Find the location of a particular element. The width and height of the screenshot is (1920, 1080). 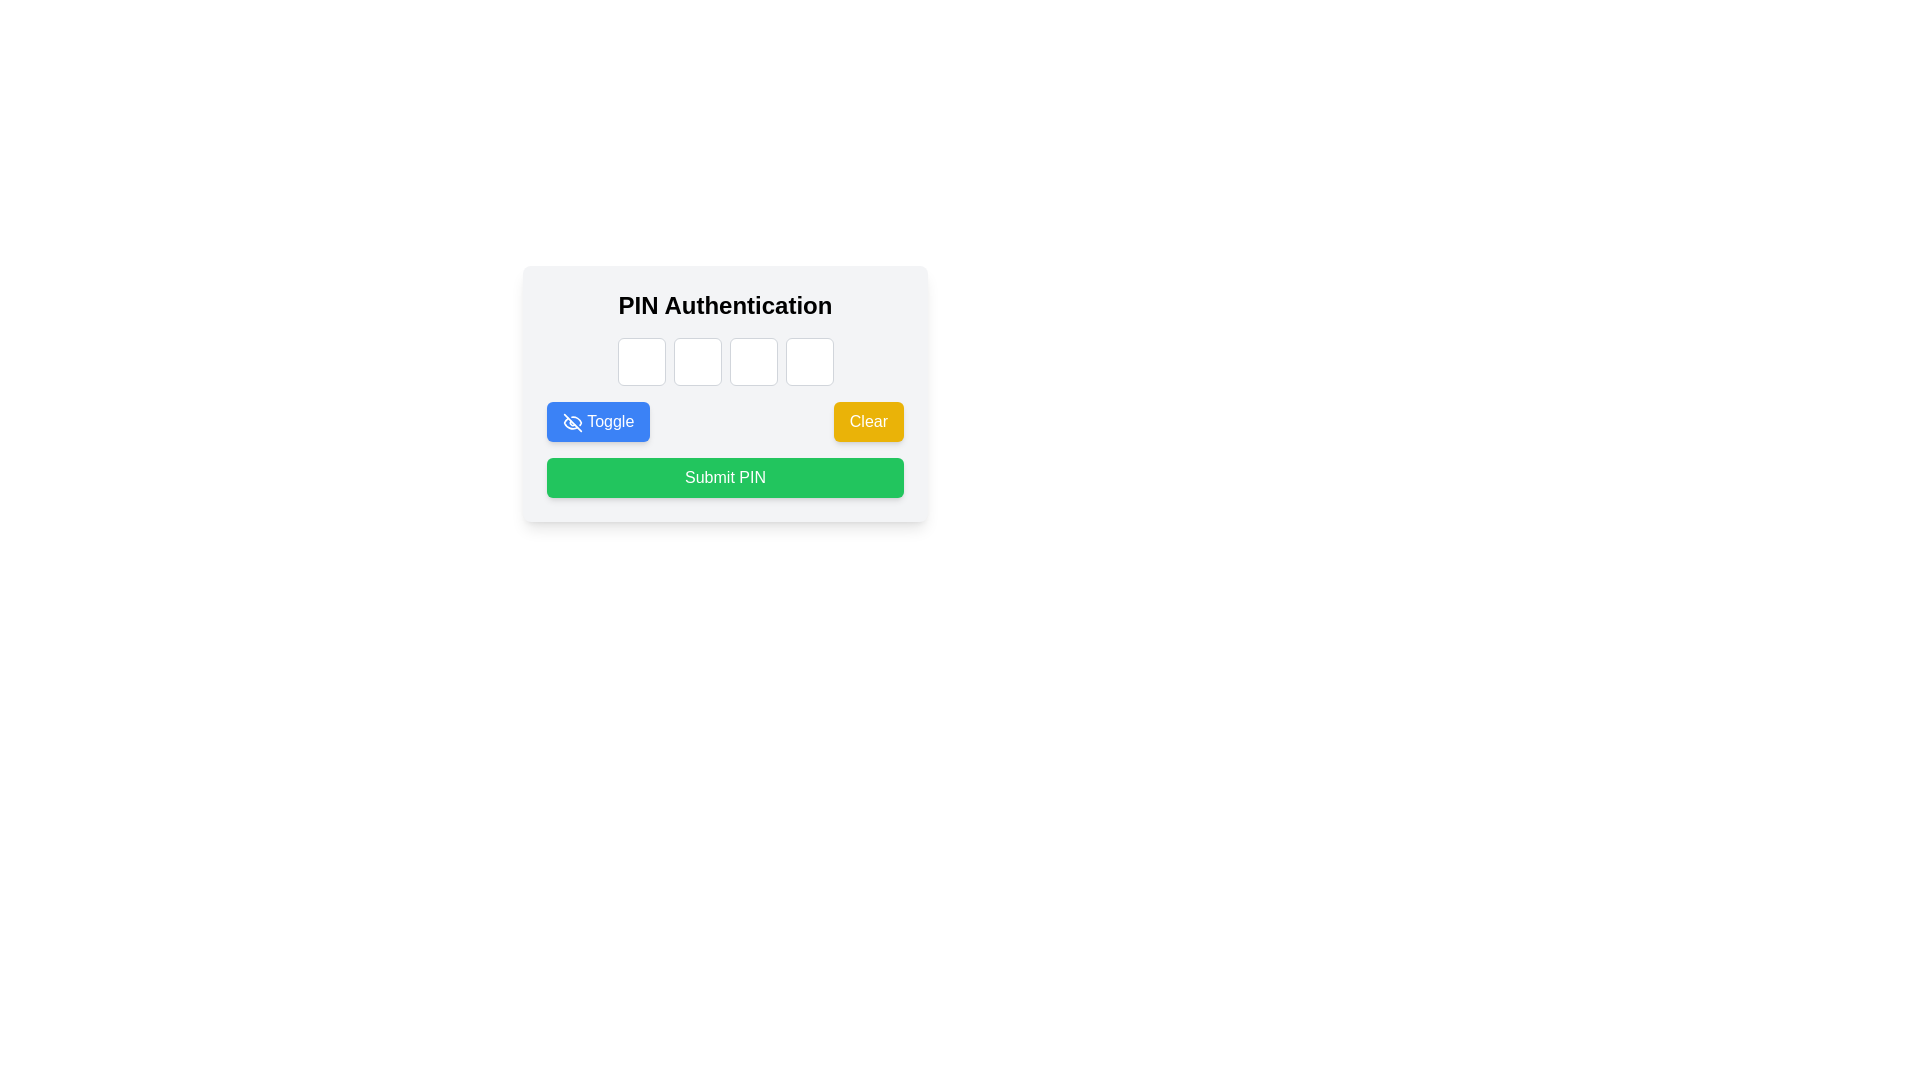

the input fields of the 'PIN Authentication' form-like interactive panel to type the PIN is located at coordinates (724, 393).